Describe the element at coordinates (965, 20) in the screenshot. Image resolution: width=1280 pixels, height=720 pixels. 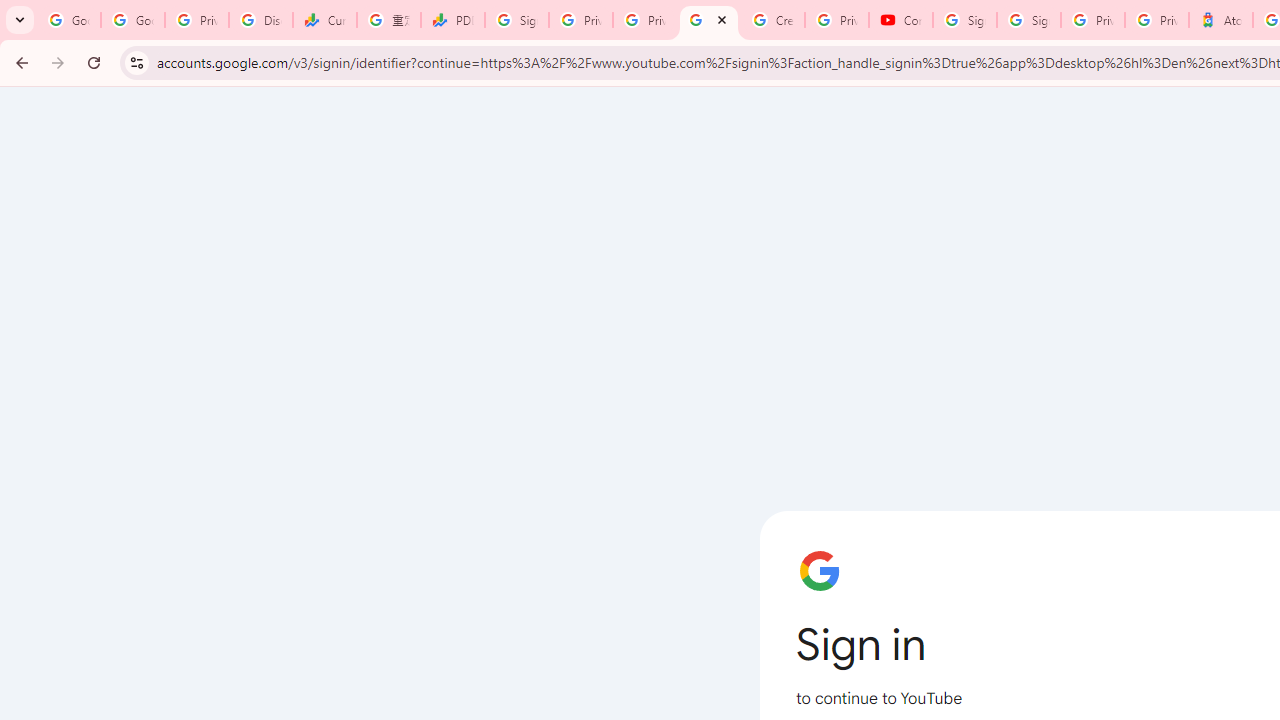
I see `'Sign in - Google Accounts'` at that location.